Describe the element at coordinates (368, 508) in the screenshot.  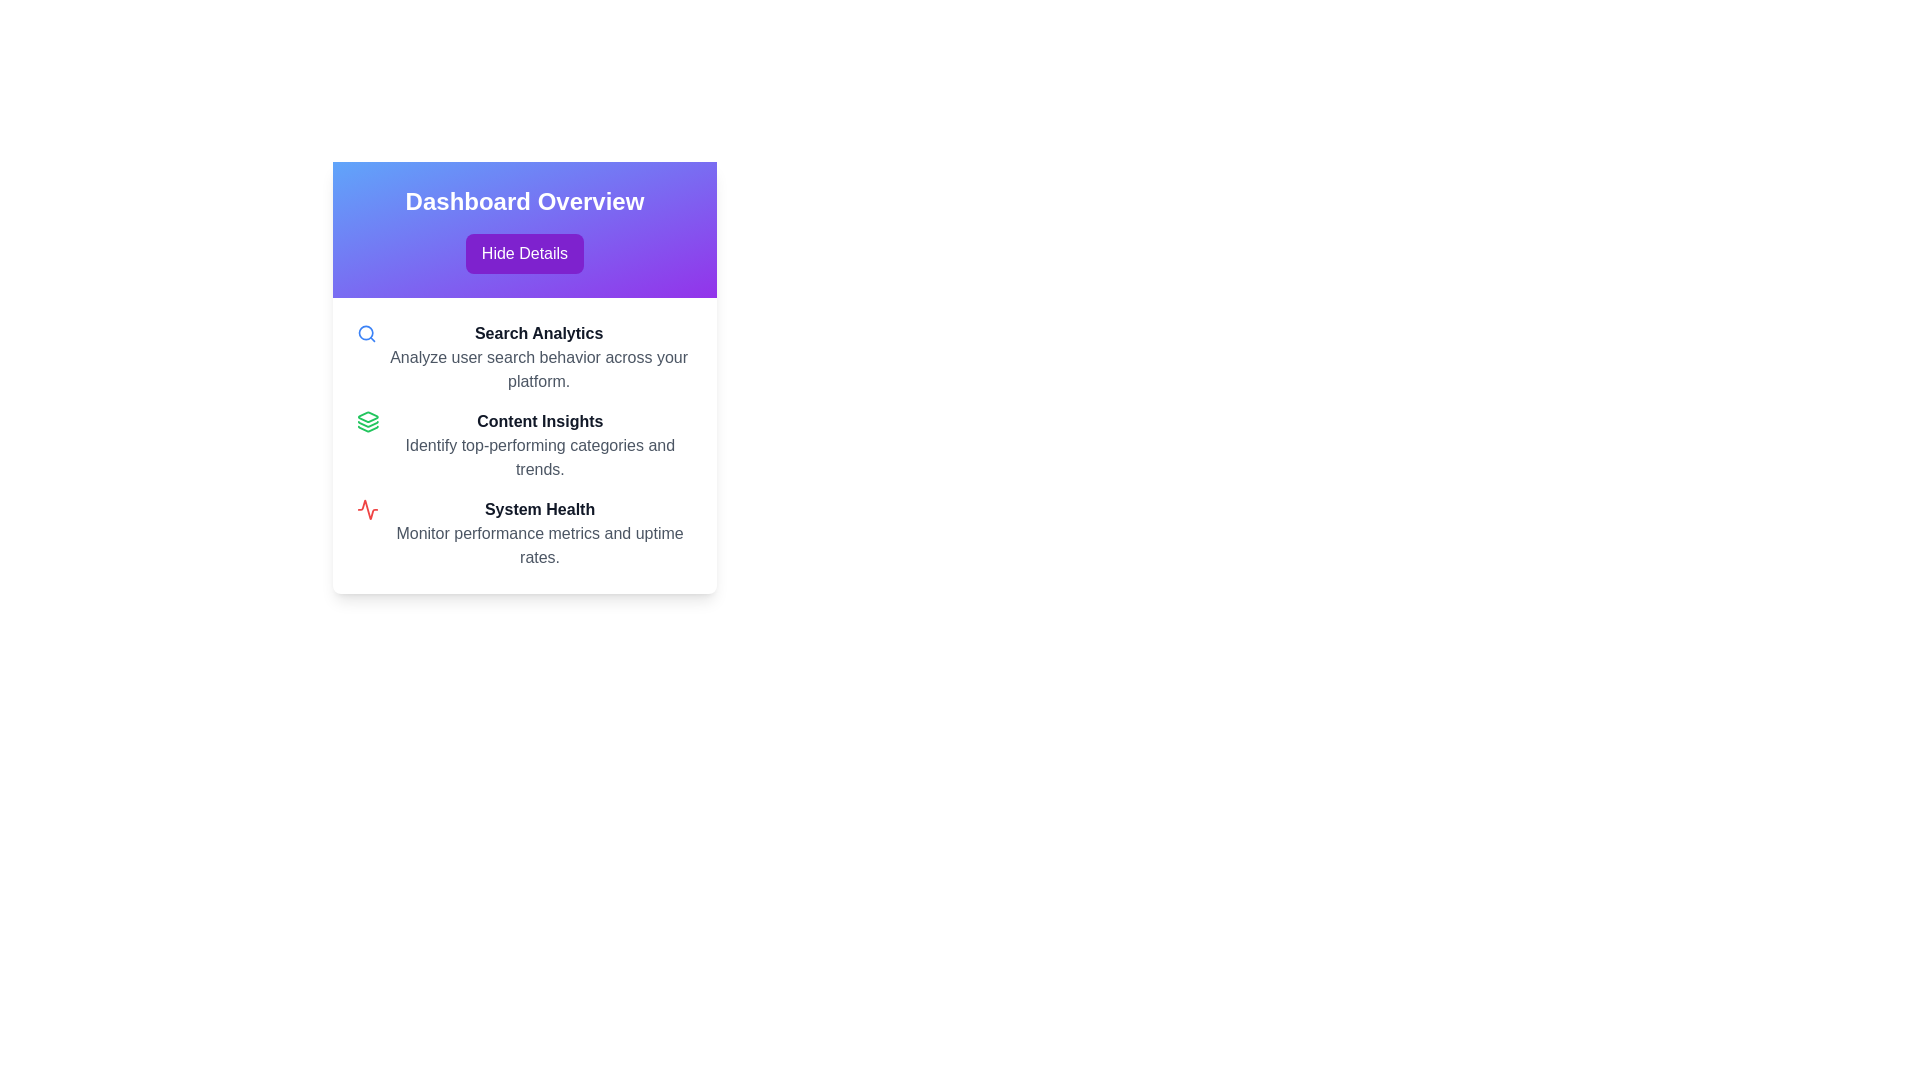
I see `the red waveform-shaped icon representing system health in the Dashboard Overview panel` at that location.